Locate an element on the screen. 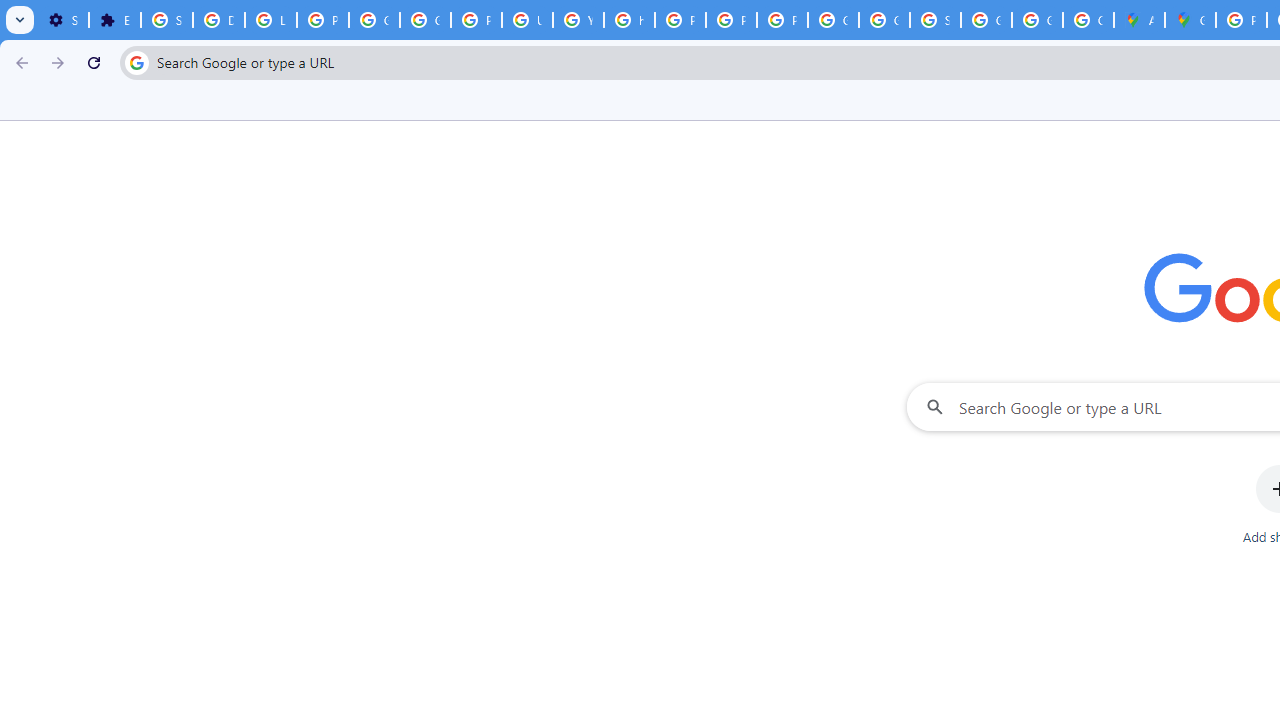 Image resolution: width=1280 pixels, height=720 pixels. 'Privacy Help Center - Policies Help' is located at coordinates (680, 20).